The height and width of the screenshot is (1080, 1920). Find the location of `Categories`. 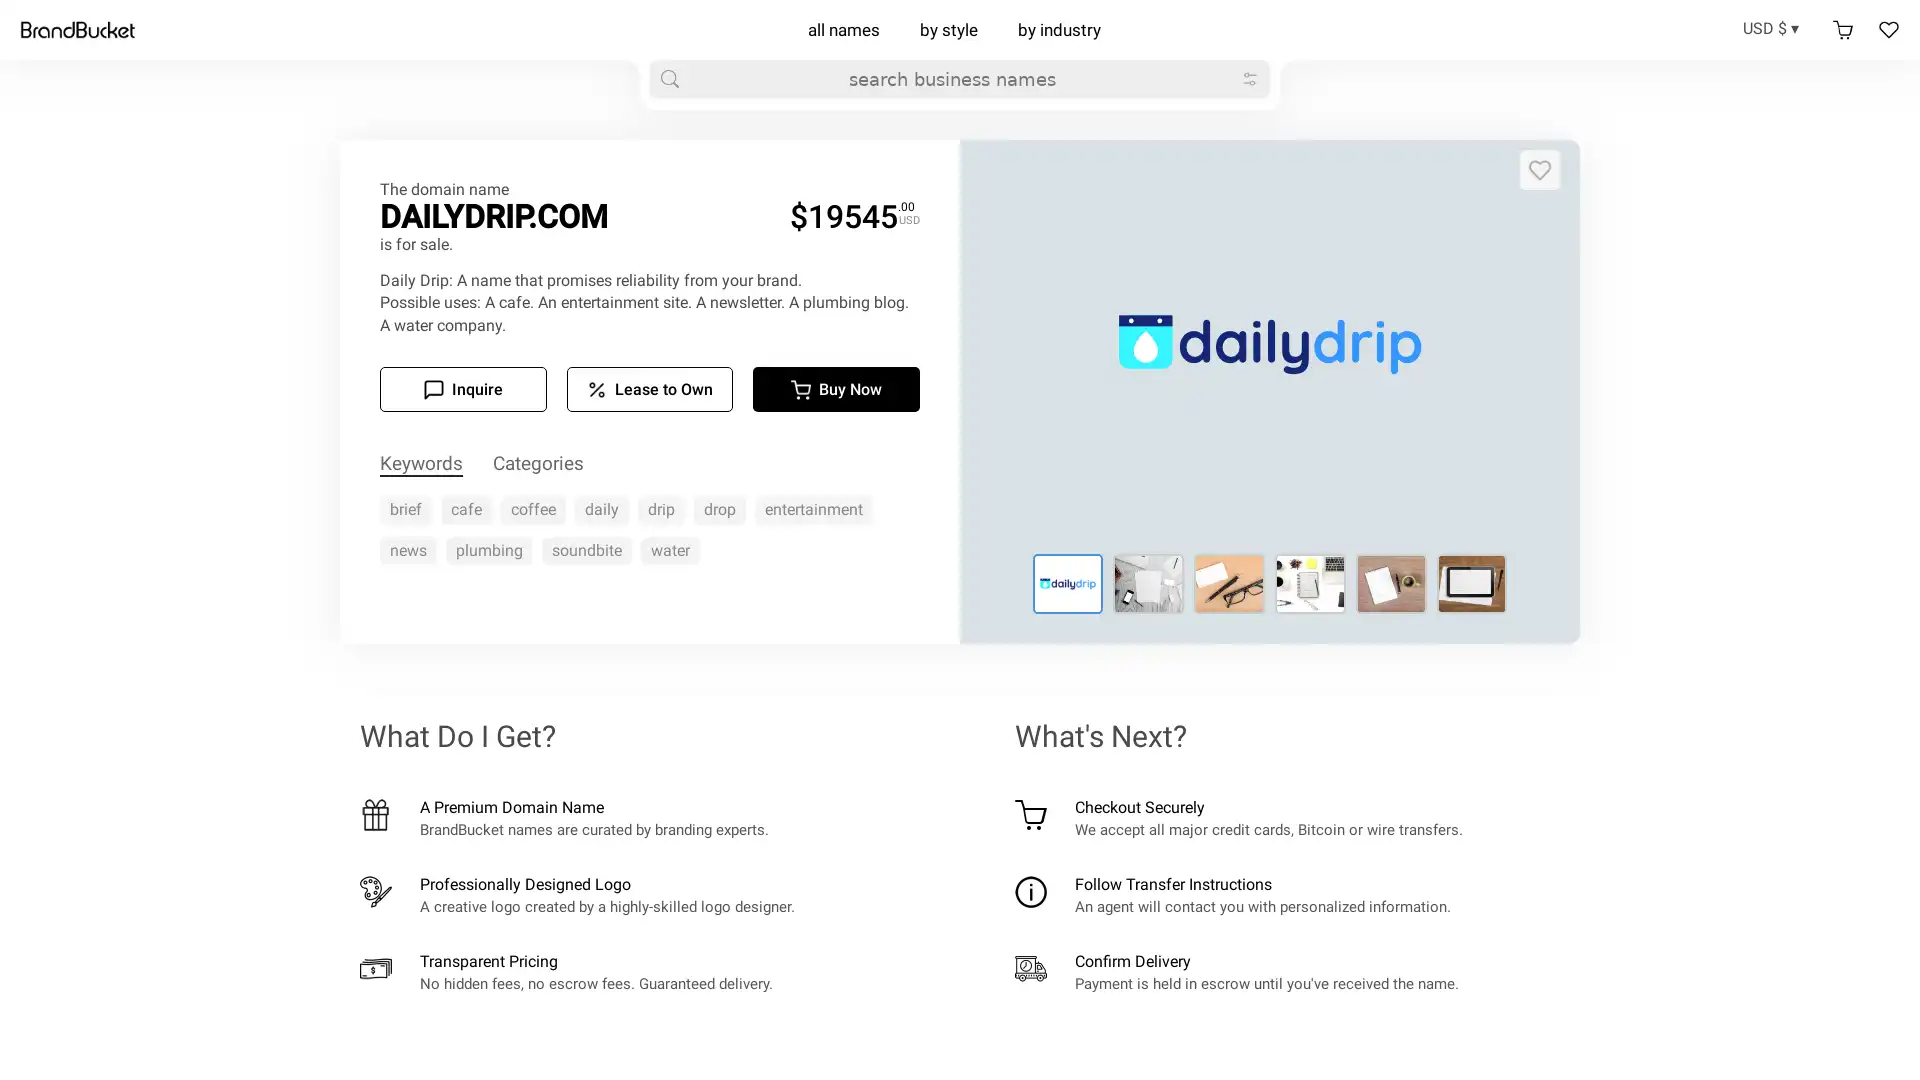

Categories is located at coordinates (538, 464).